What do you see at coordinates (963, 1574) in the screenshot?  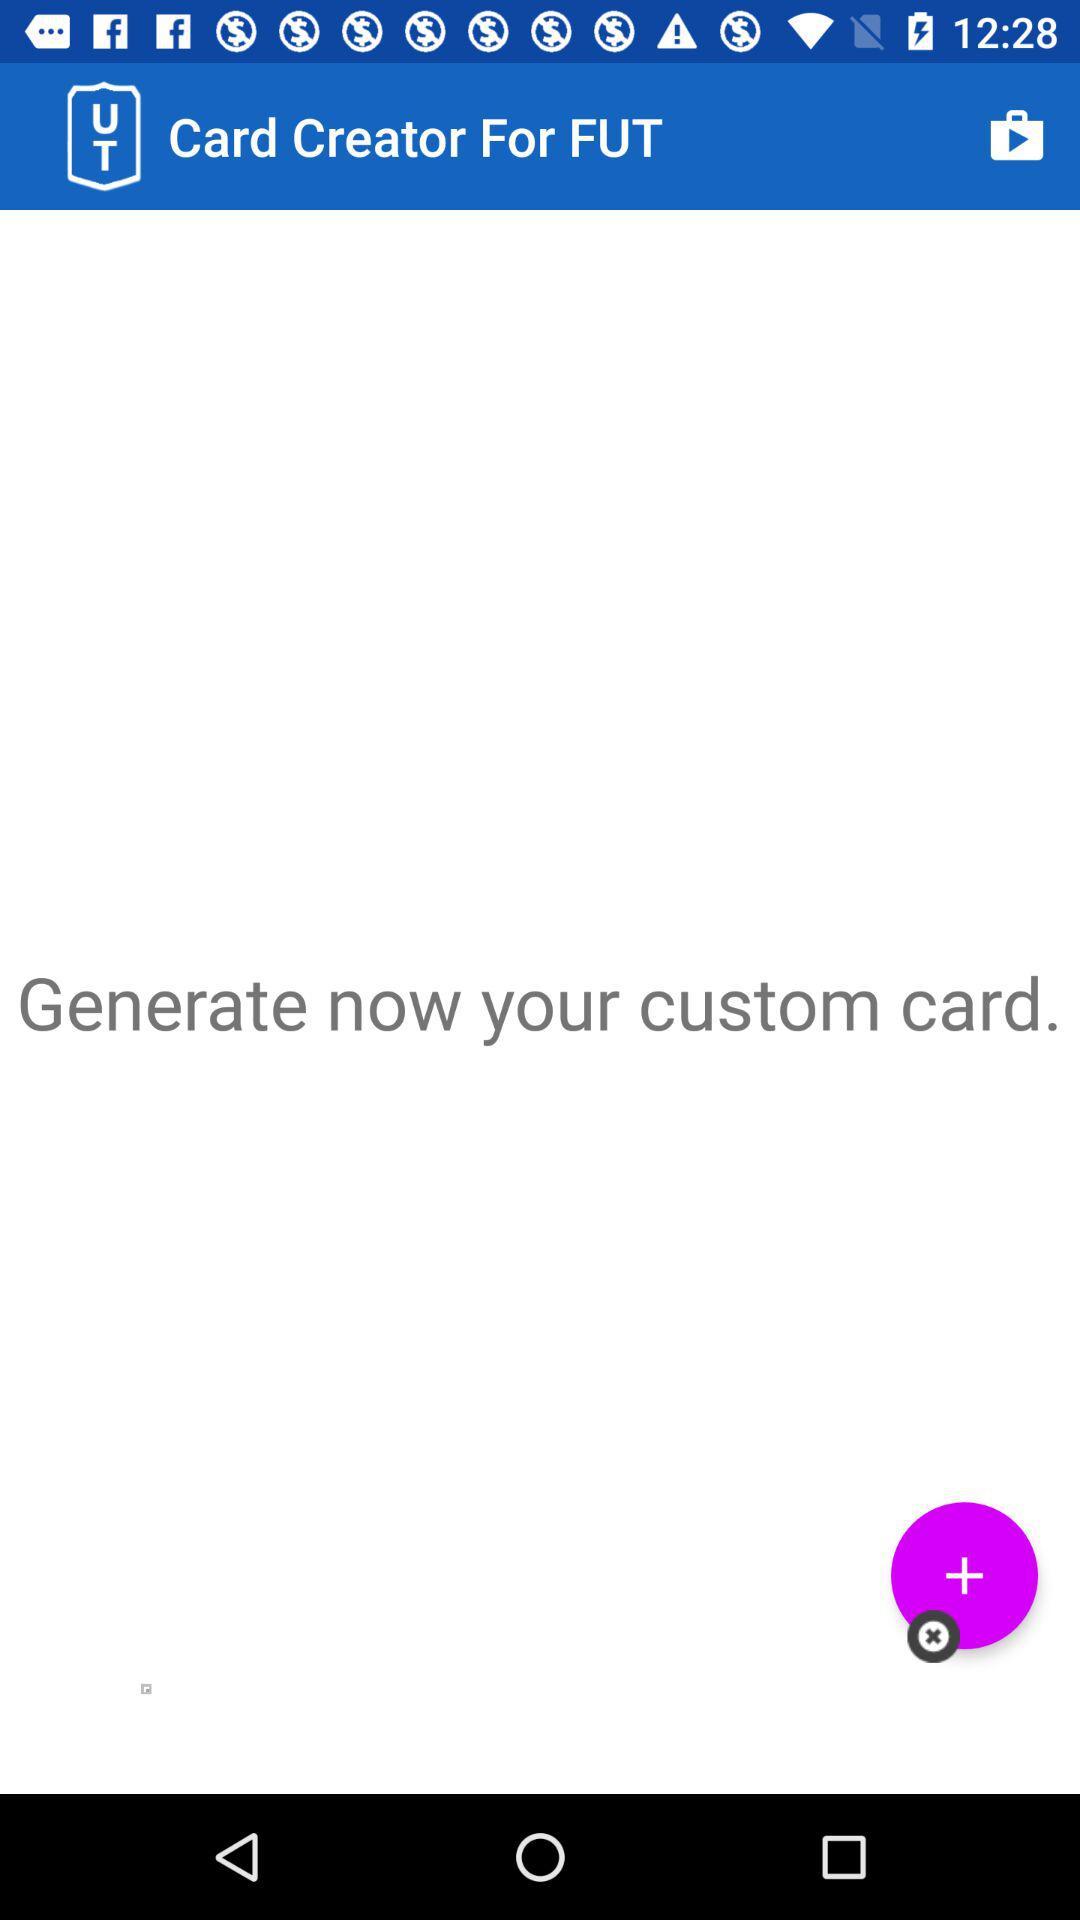 I see `the icon below the generate now your item` at bounding box center [963, 1574].